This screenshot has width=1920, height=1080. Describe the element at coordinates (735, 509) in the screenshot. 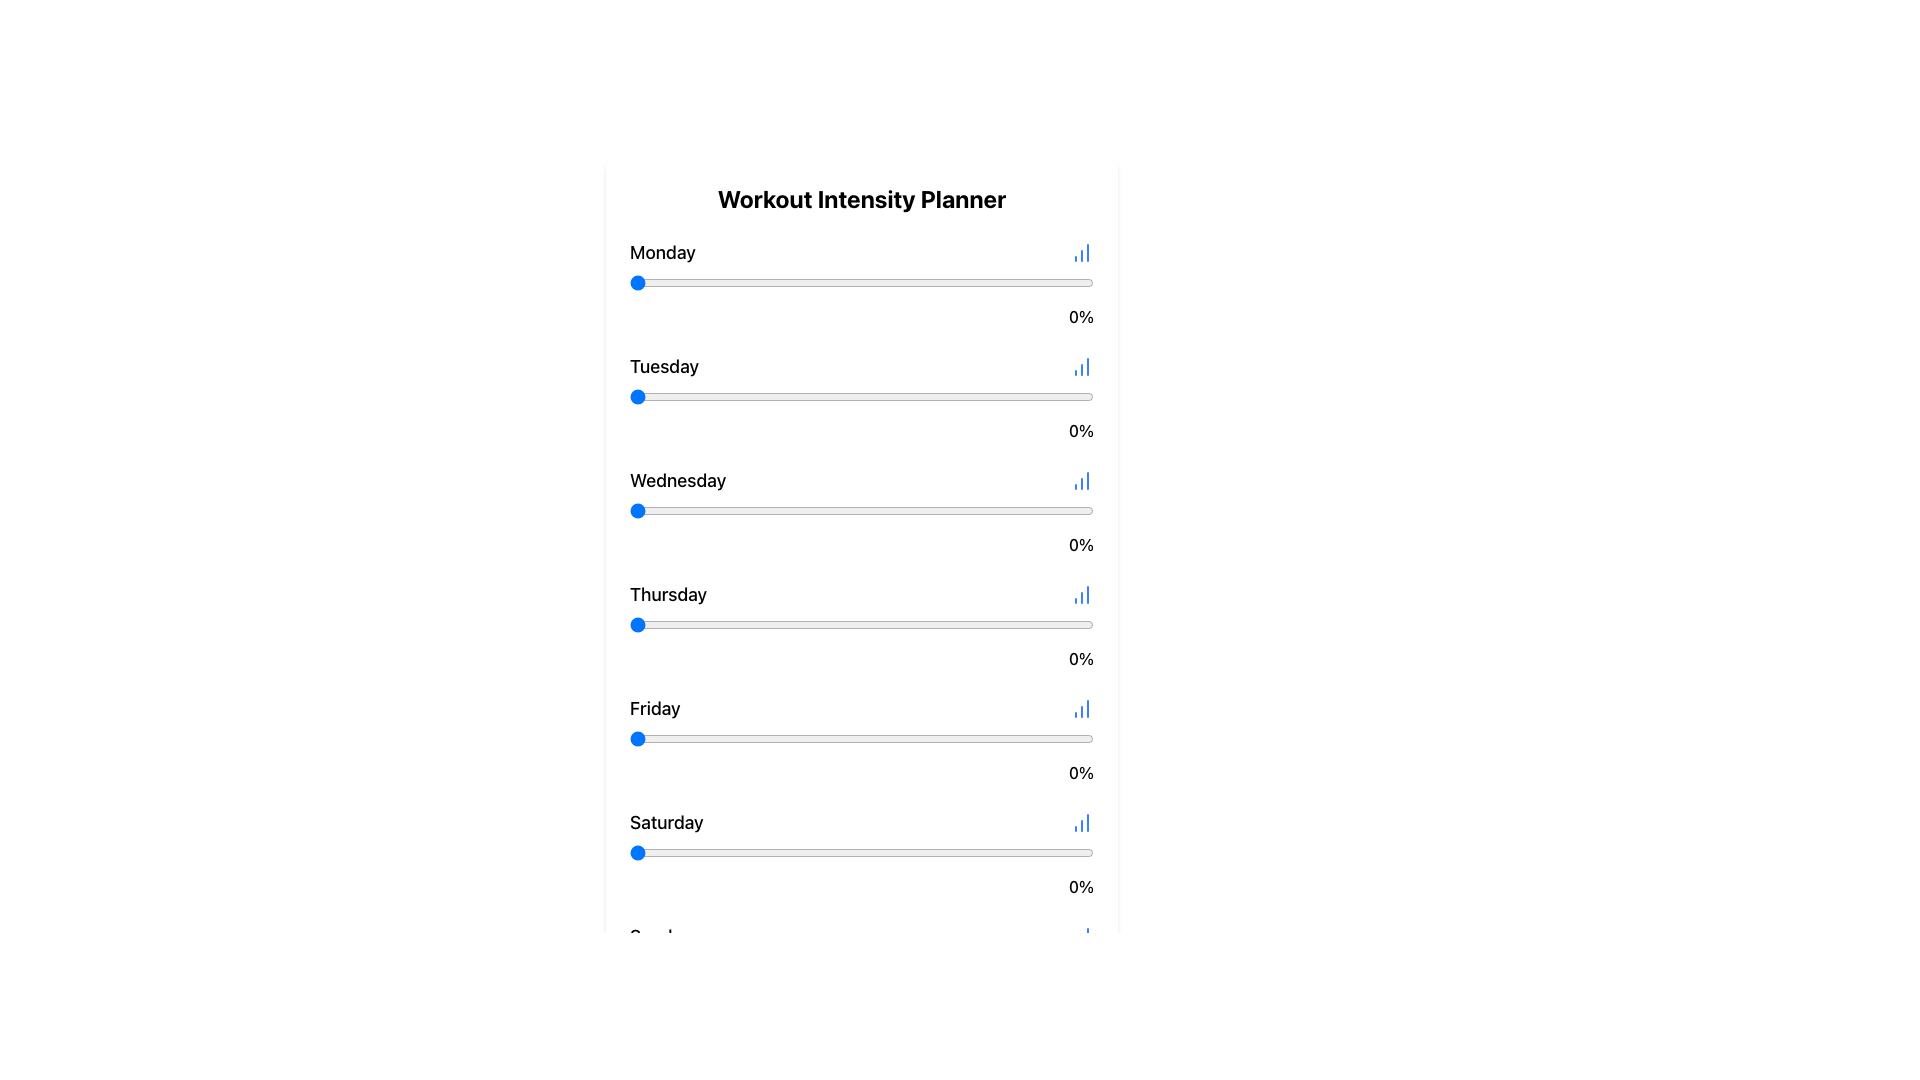

I see `the Wednesday workout intensity` at that location.